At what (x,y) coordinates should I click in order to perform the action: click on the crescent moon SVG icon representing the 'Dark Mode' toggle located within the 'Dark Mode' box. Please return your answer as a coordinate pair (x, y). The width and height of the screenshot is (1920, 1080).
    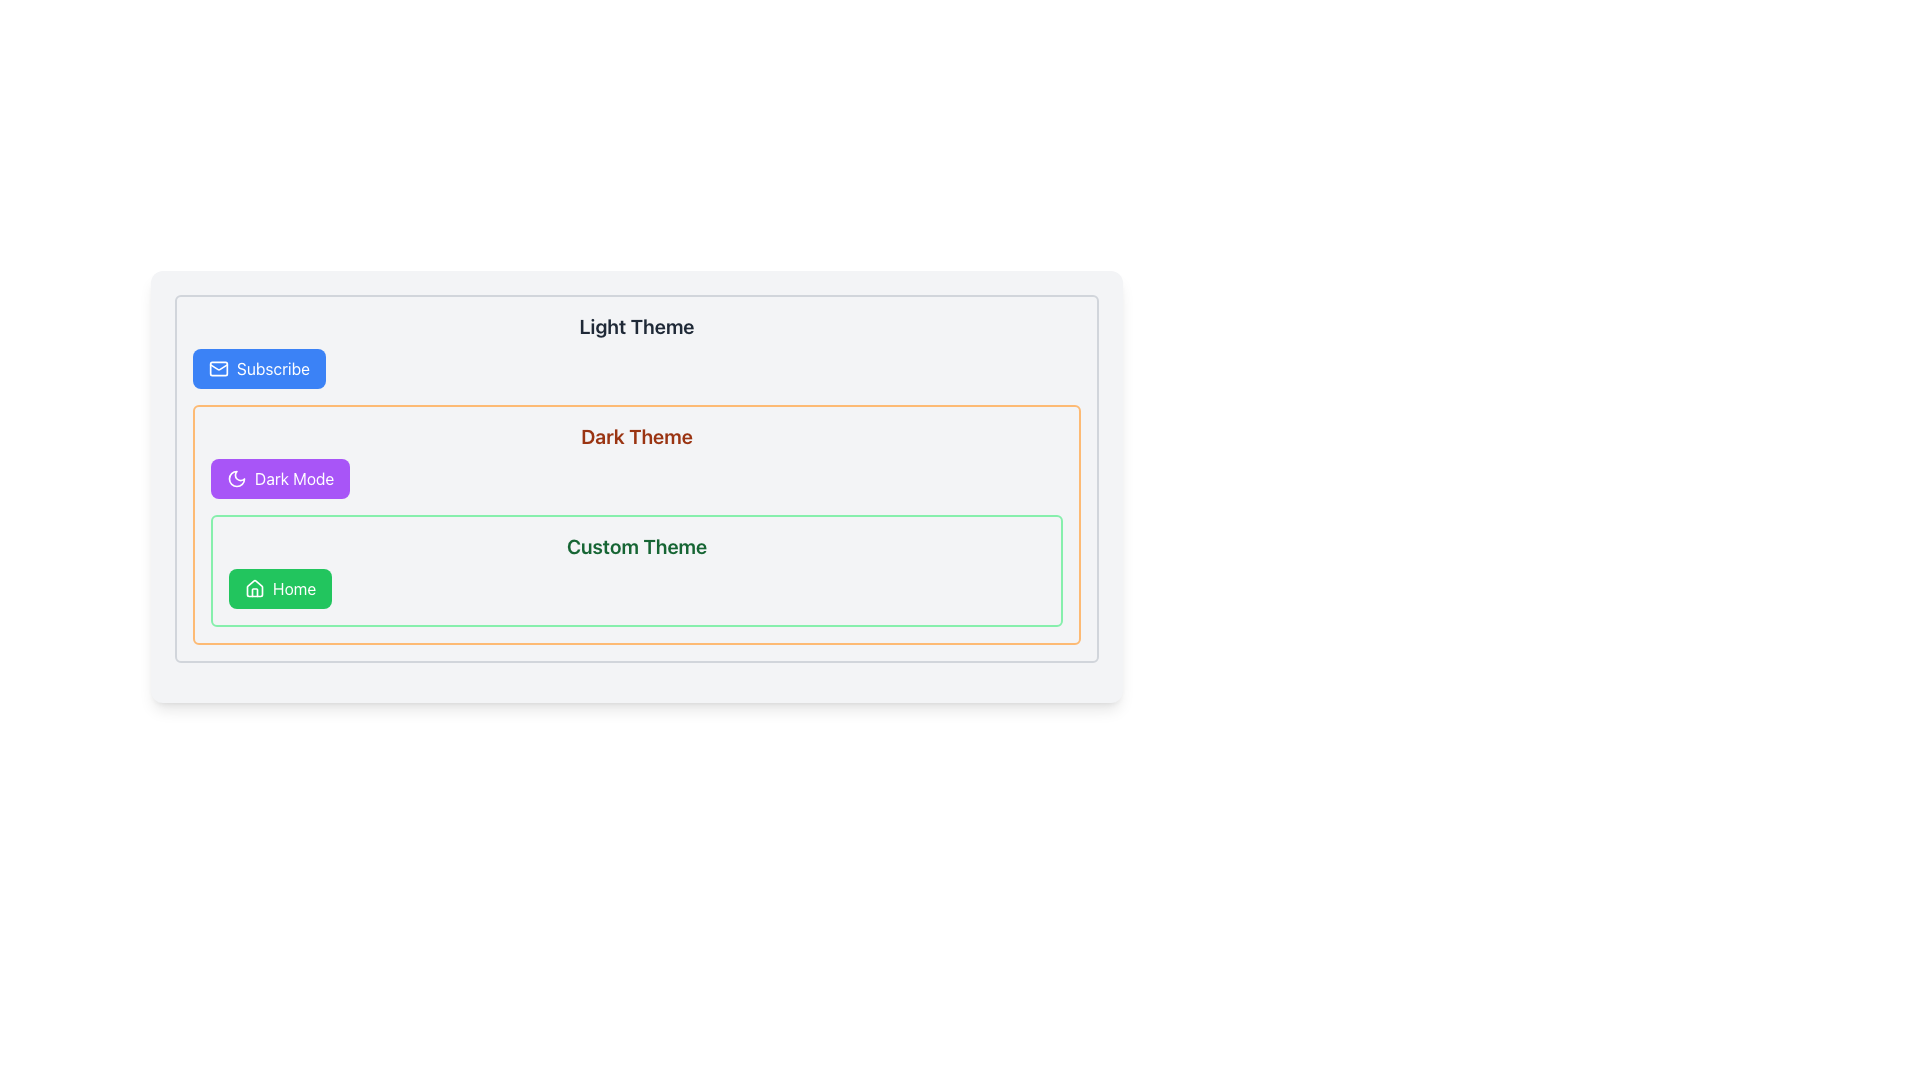
    Looking at the image, I should click on (236, 478).